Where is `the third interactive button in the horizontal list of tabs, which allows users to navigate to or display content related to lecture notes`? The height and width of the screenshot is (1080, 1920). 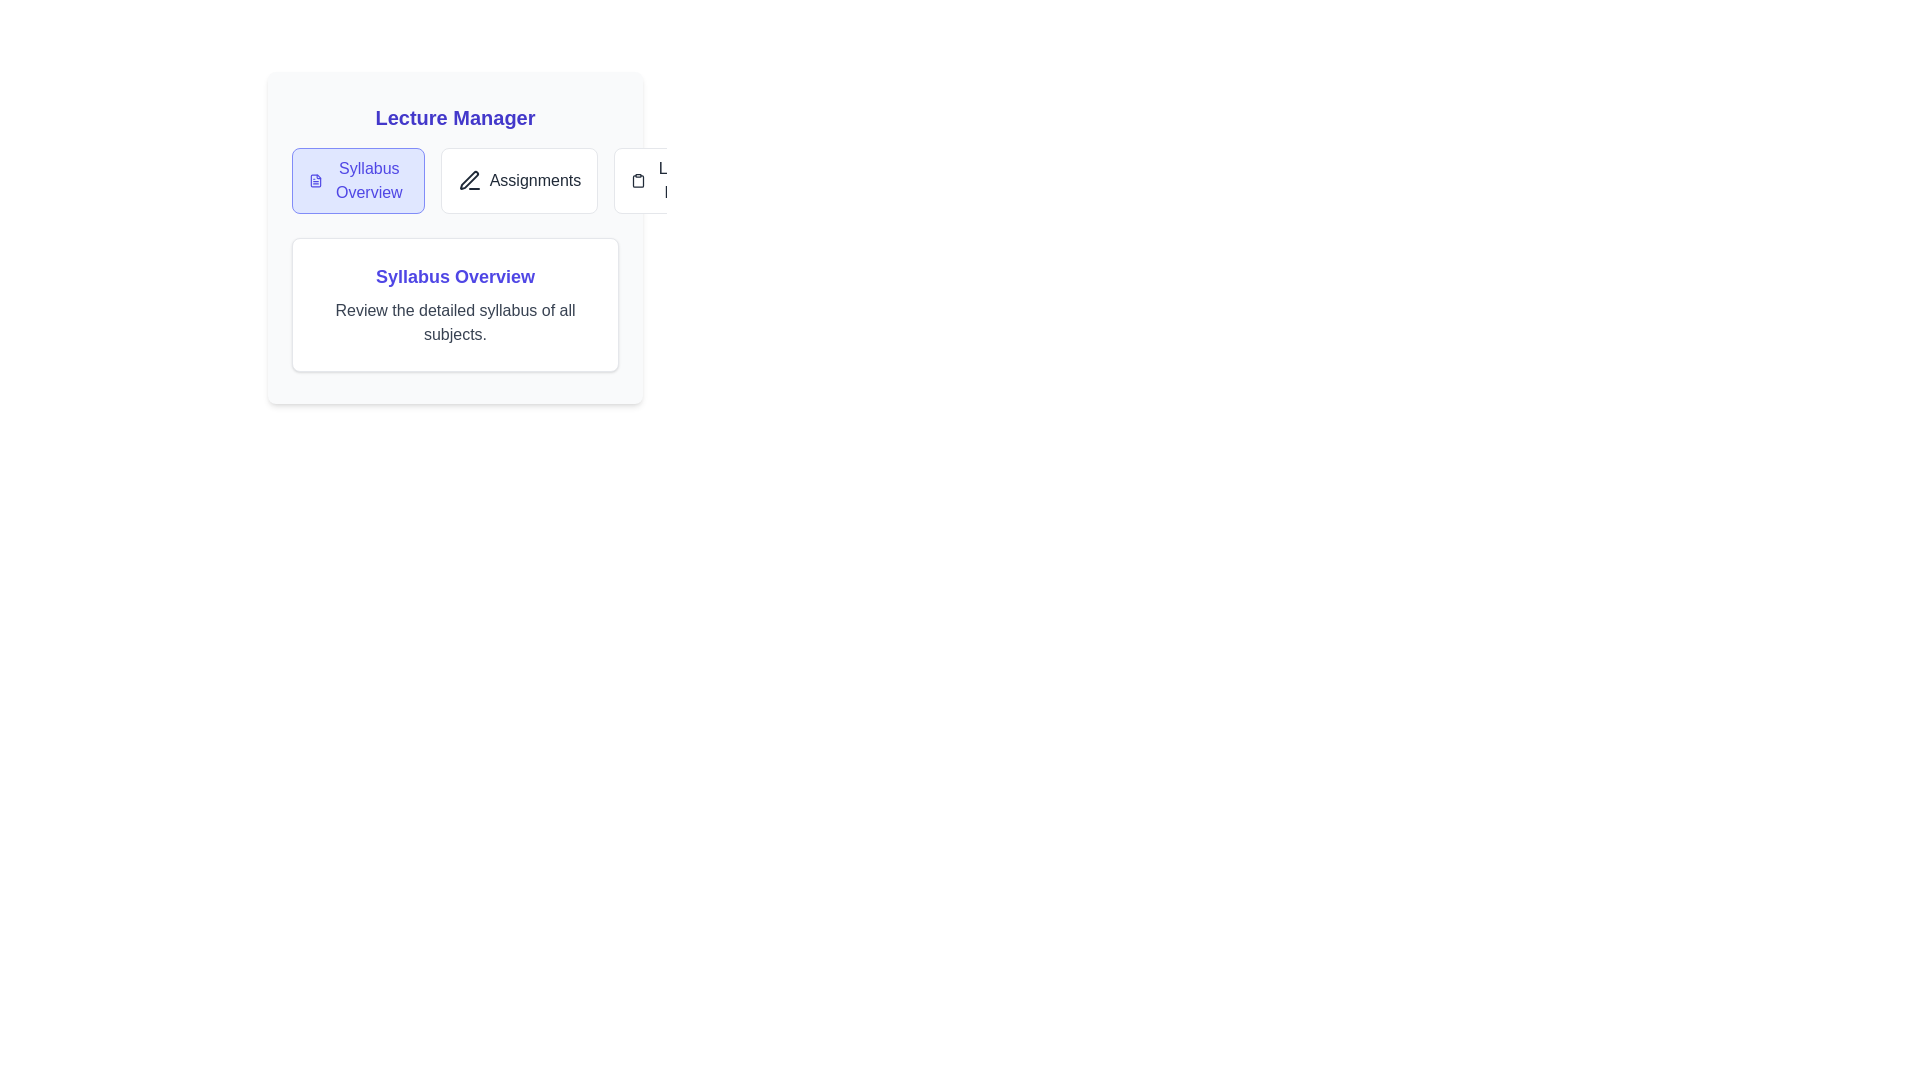
the third interactive button in the horizontal list of tabs, which allows users to navigate to or display content related to lecture notes is located at coordinates (673, 181).